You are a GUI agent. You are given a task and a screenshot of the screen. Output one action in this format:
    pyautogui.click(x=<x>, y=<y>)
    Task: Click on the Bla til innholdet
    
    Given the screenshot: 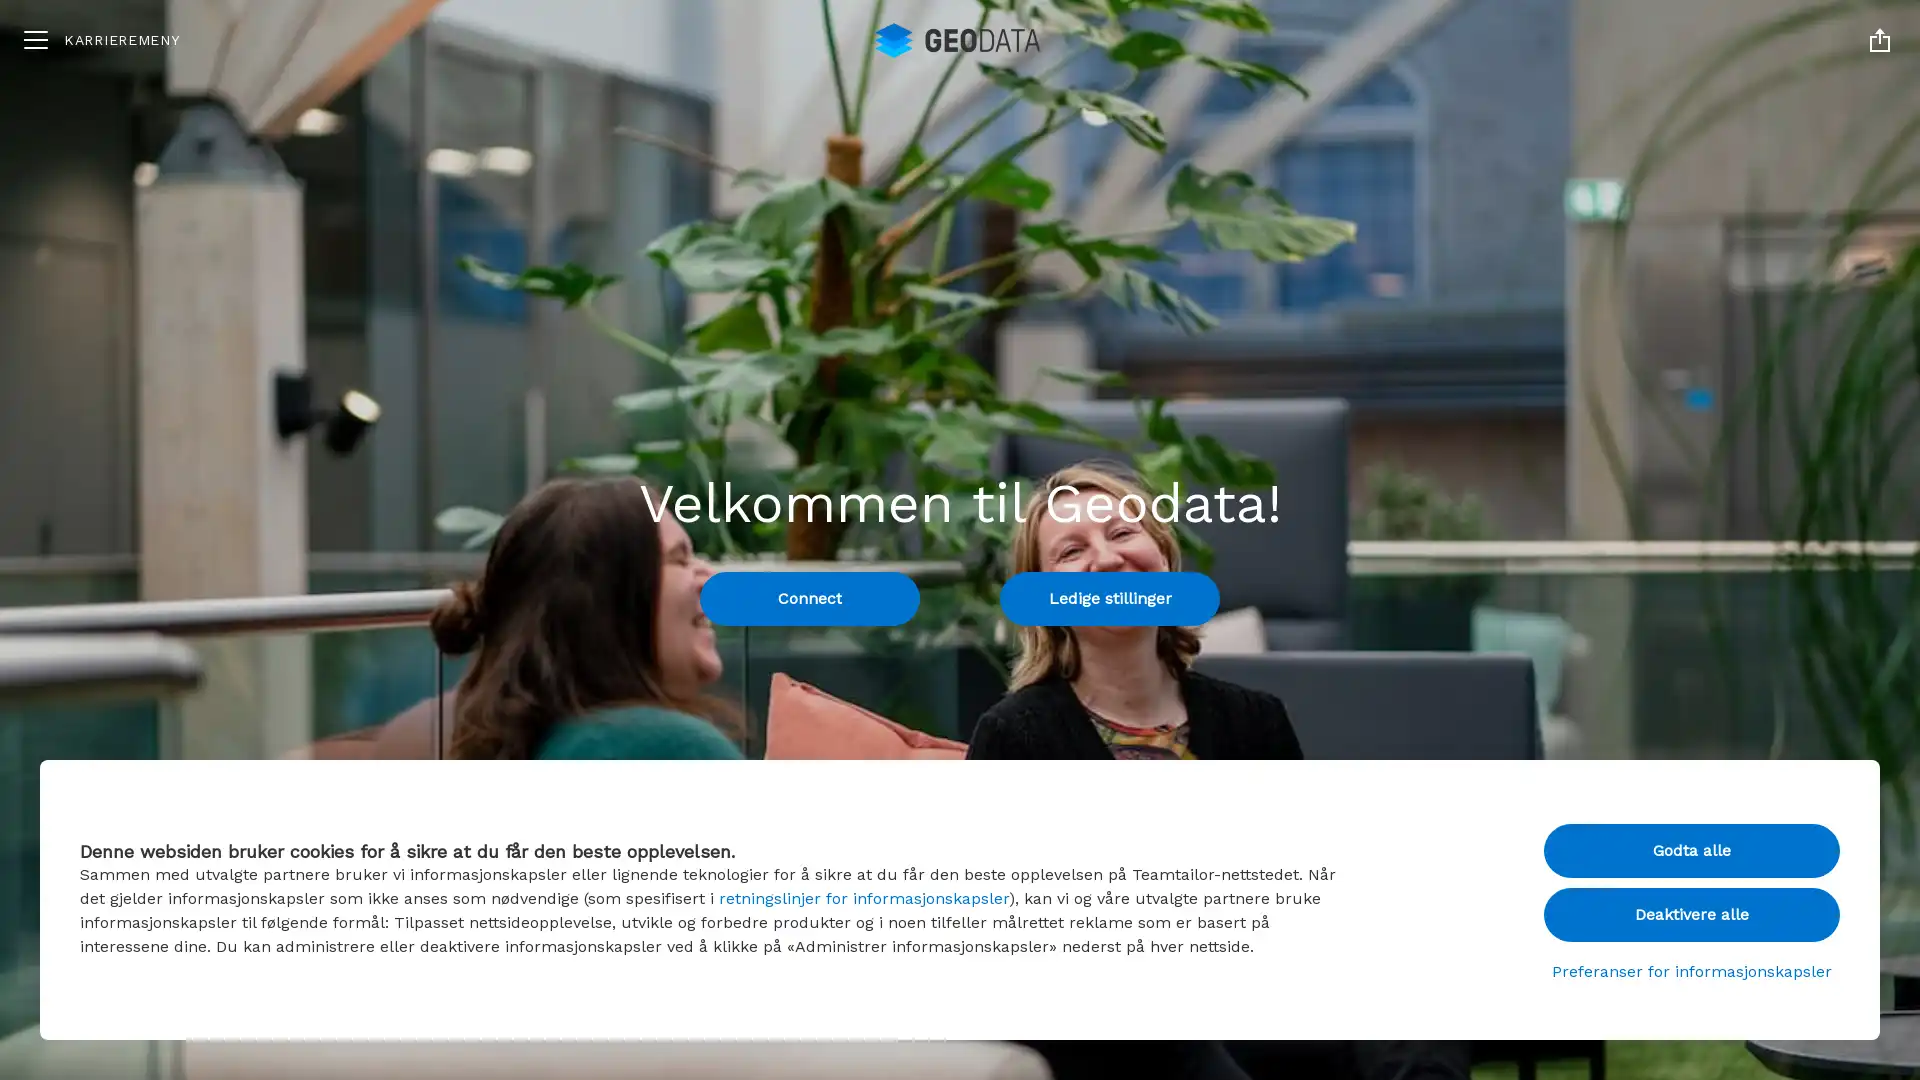 What is the action you would take?
    pyautogui.click(x=960, y=1015)
    